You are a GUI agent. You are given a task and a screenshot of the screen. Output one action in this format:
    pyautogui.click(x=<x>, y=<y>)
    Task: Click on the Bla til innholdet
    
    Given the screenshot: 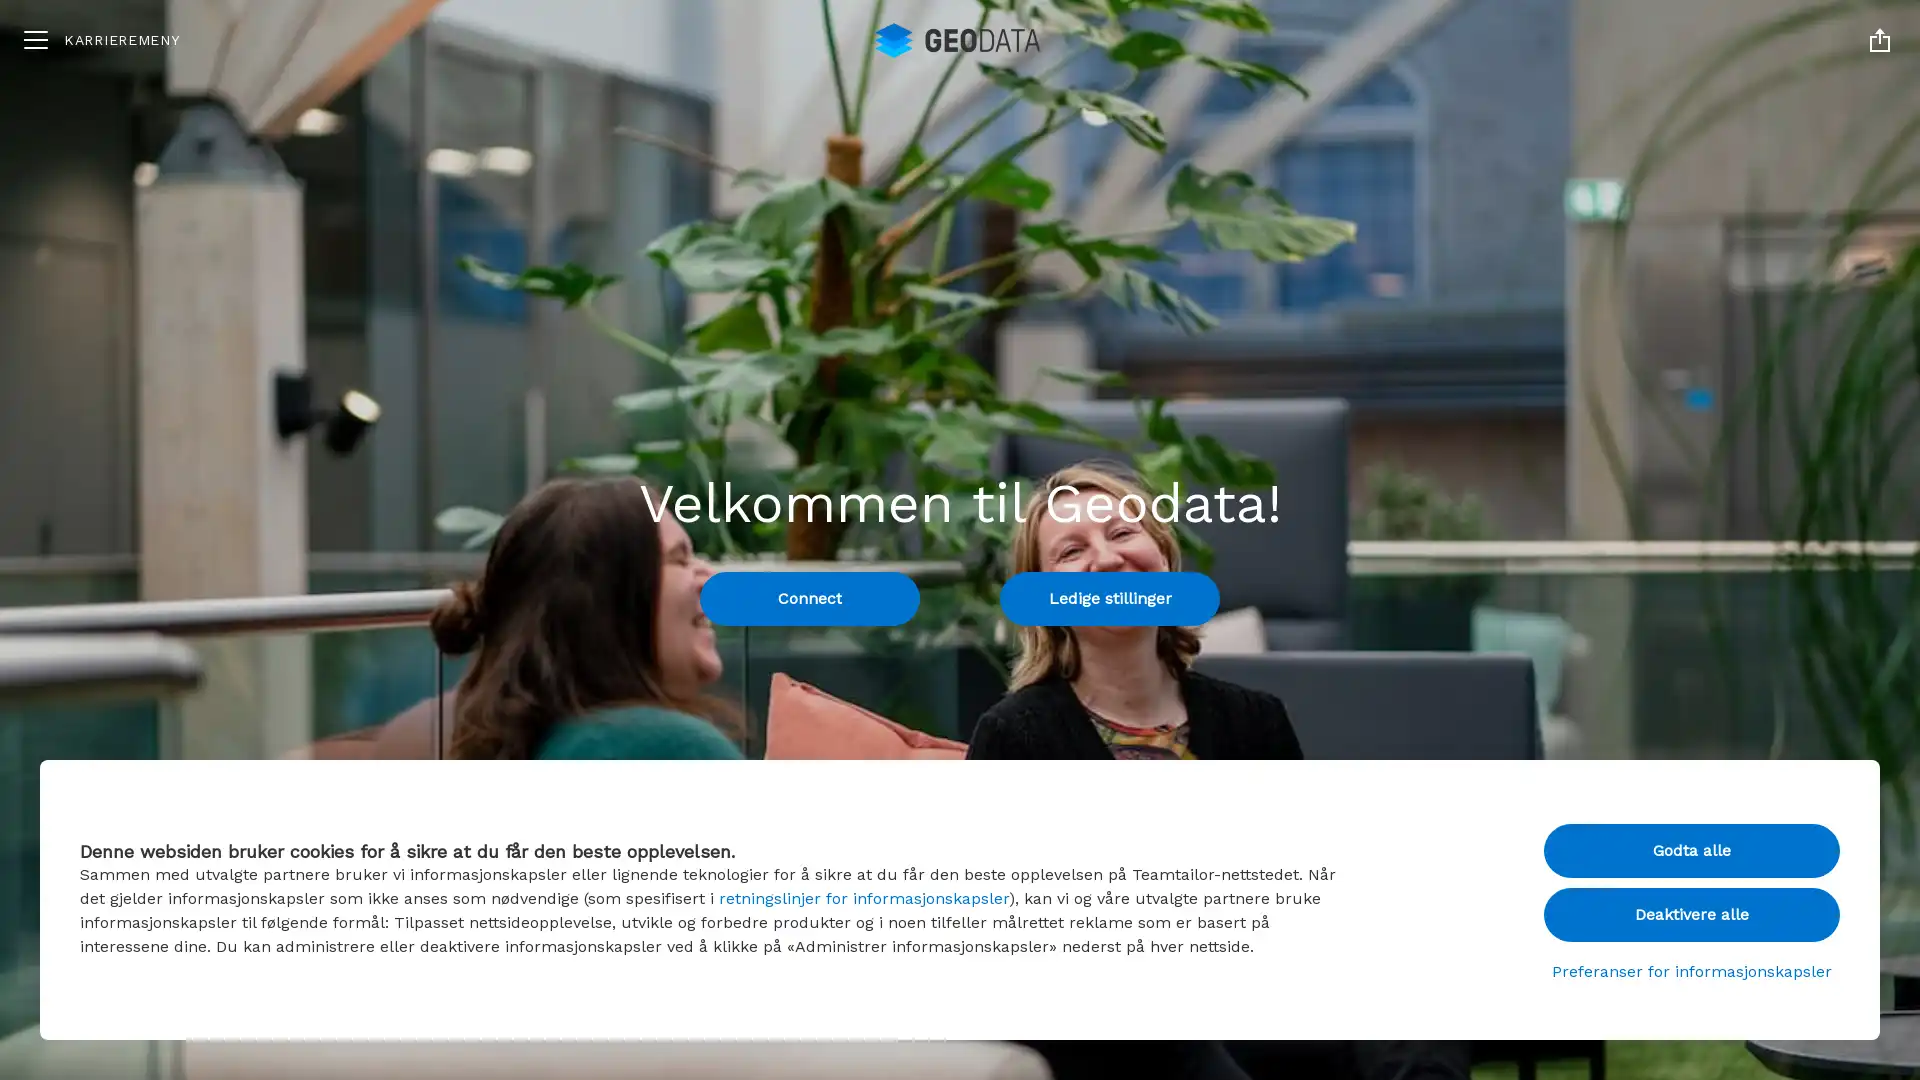 What is the action you would take?
    pyautogui.click(x=960, y=1015)
    